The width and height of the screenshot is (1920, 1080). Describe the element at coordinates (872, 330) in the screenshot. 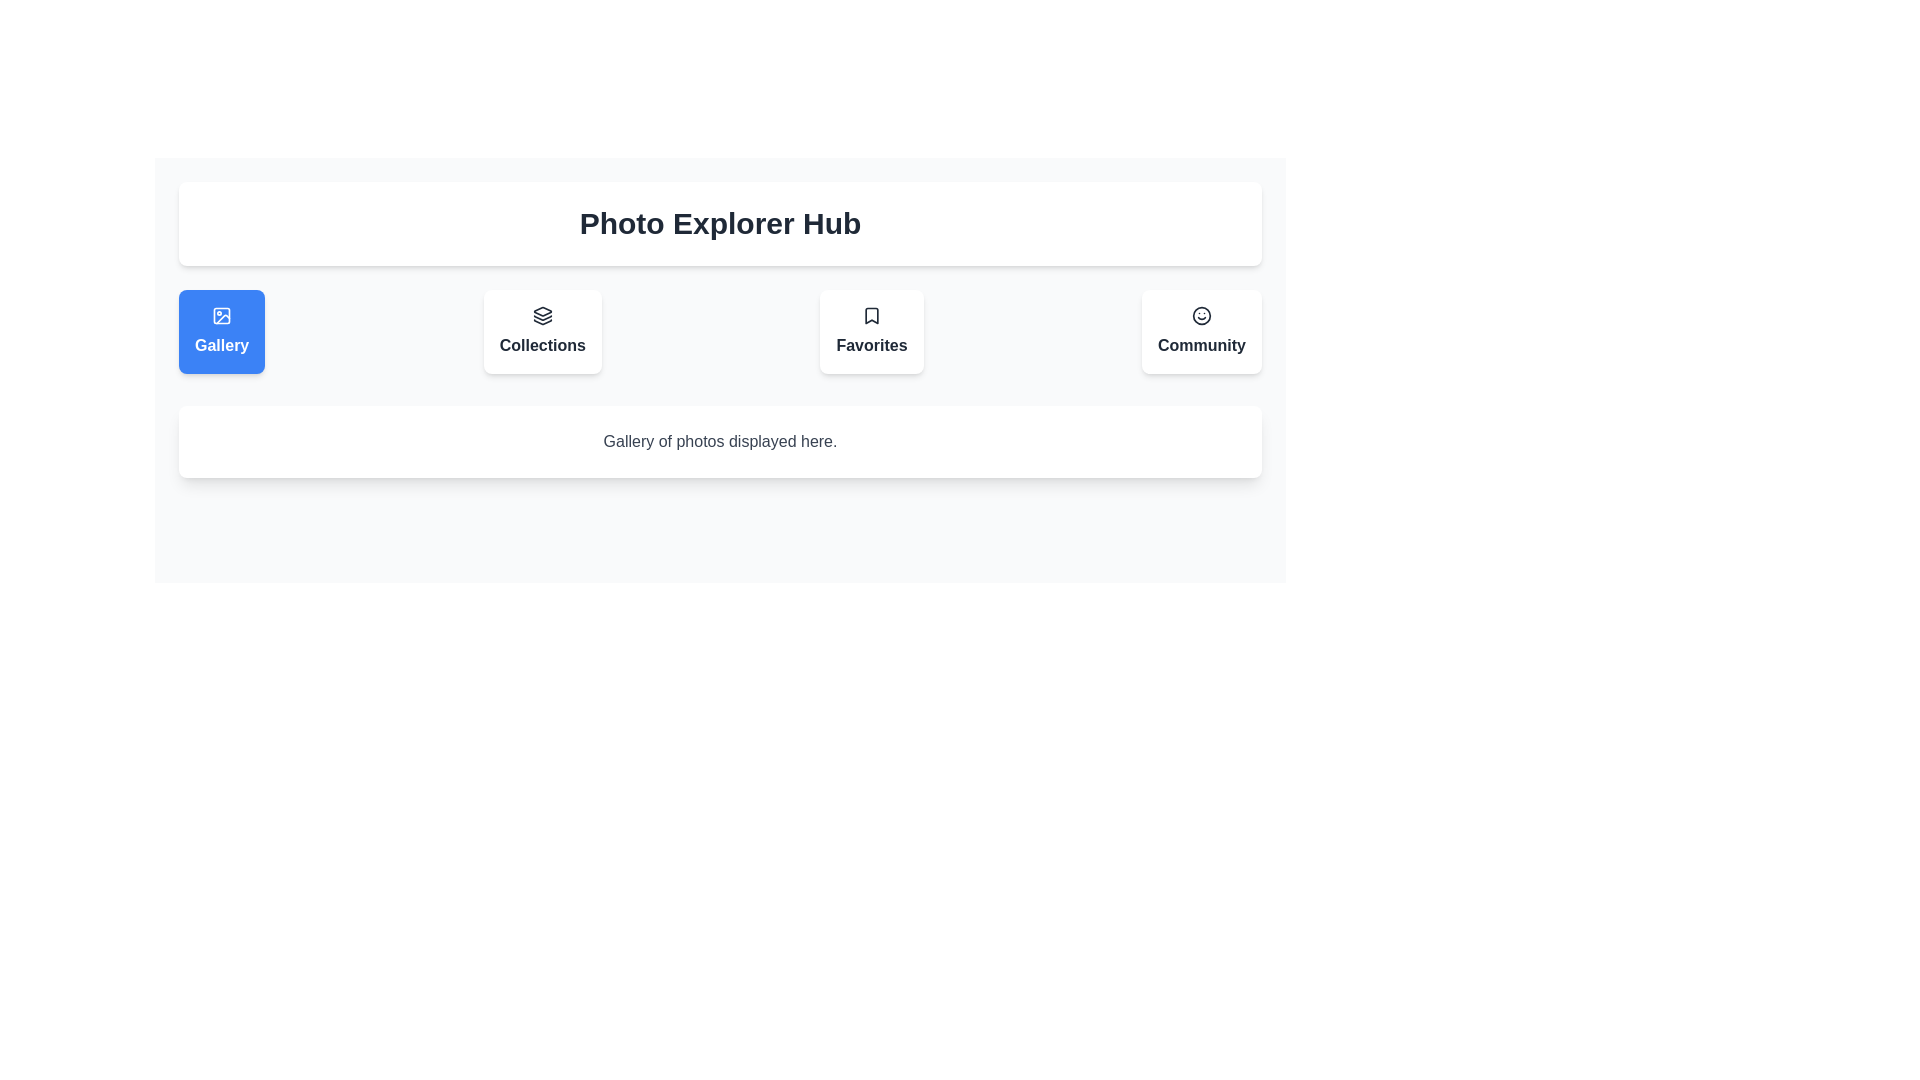

I see `the 'Favorites' button located in the navigation bar, which displays a bookmark icon and the text 'Favorites'` at that location.